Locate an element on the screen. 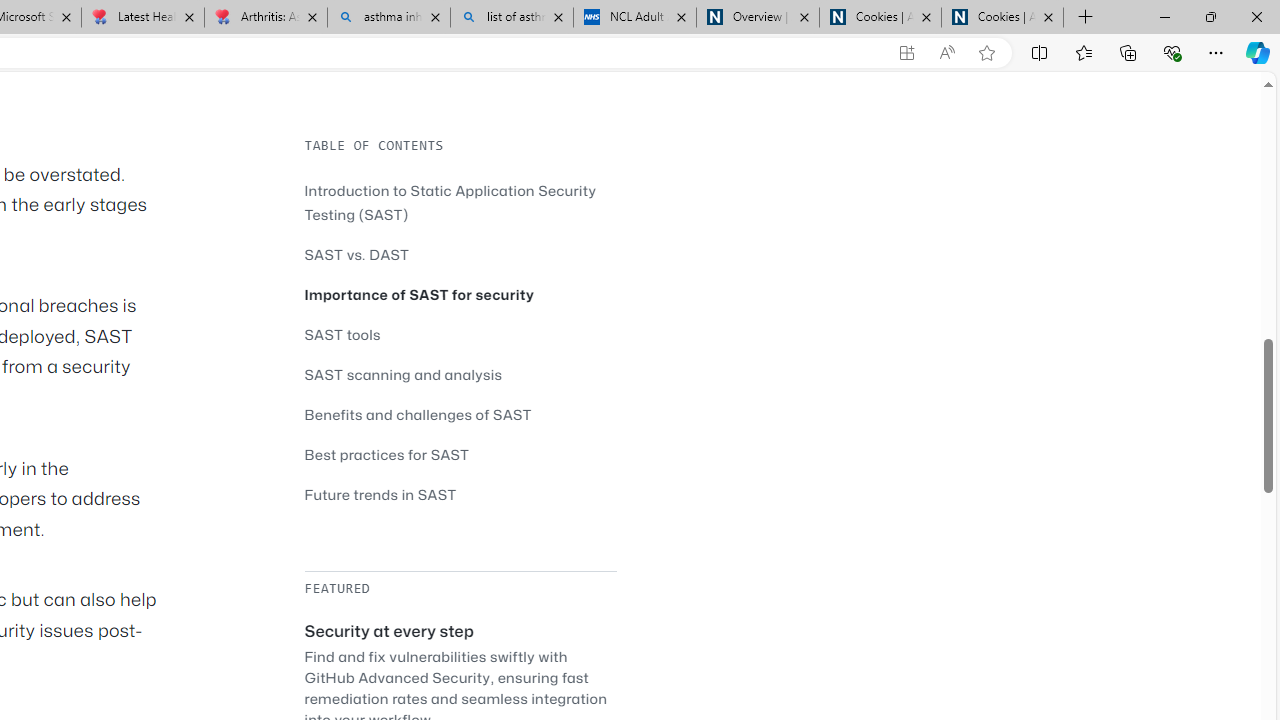 The image size is (1280, 720). 'Arthritis: Ask Health Professionals' is located at coordinates (264, 17).